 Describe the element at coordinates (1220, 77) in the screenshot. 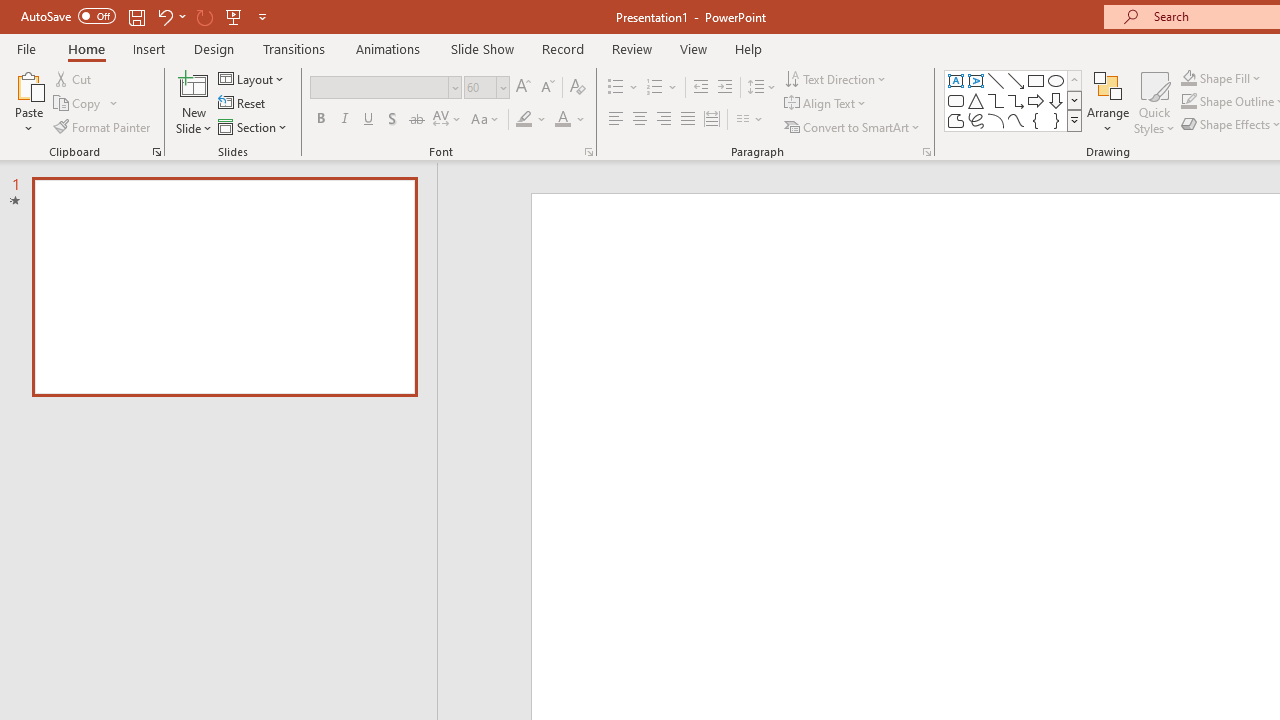

I see `'Shape Fill'` at that location.